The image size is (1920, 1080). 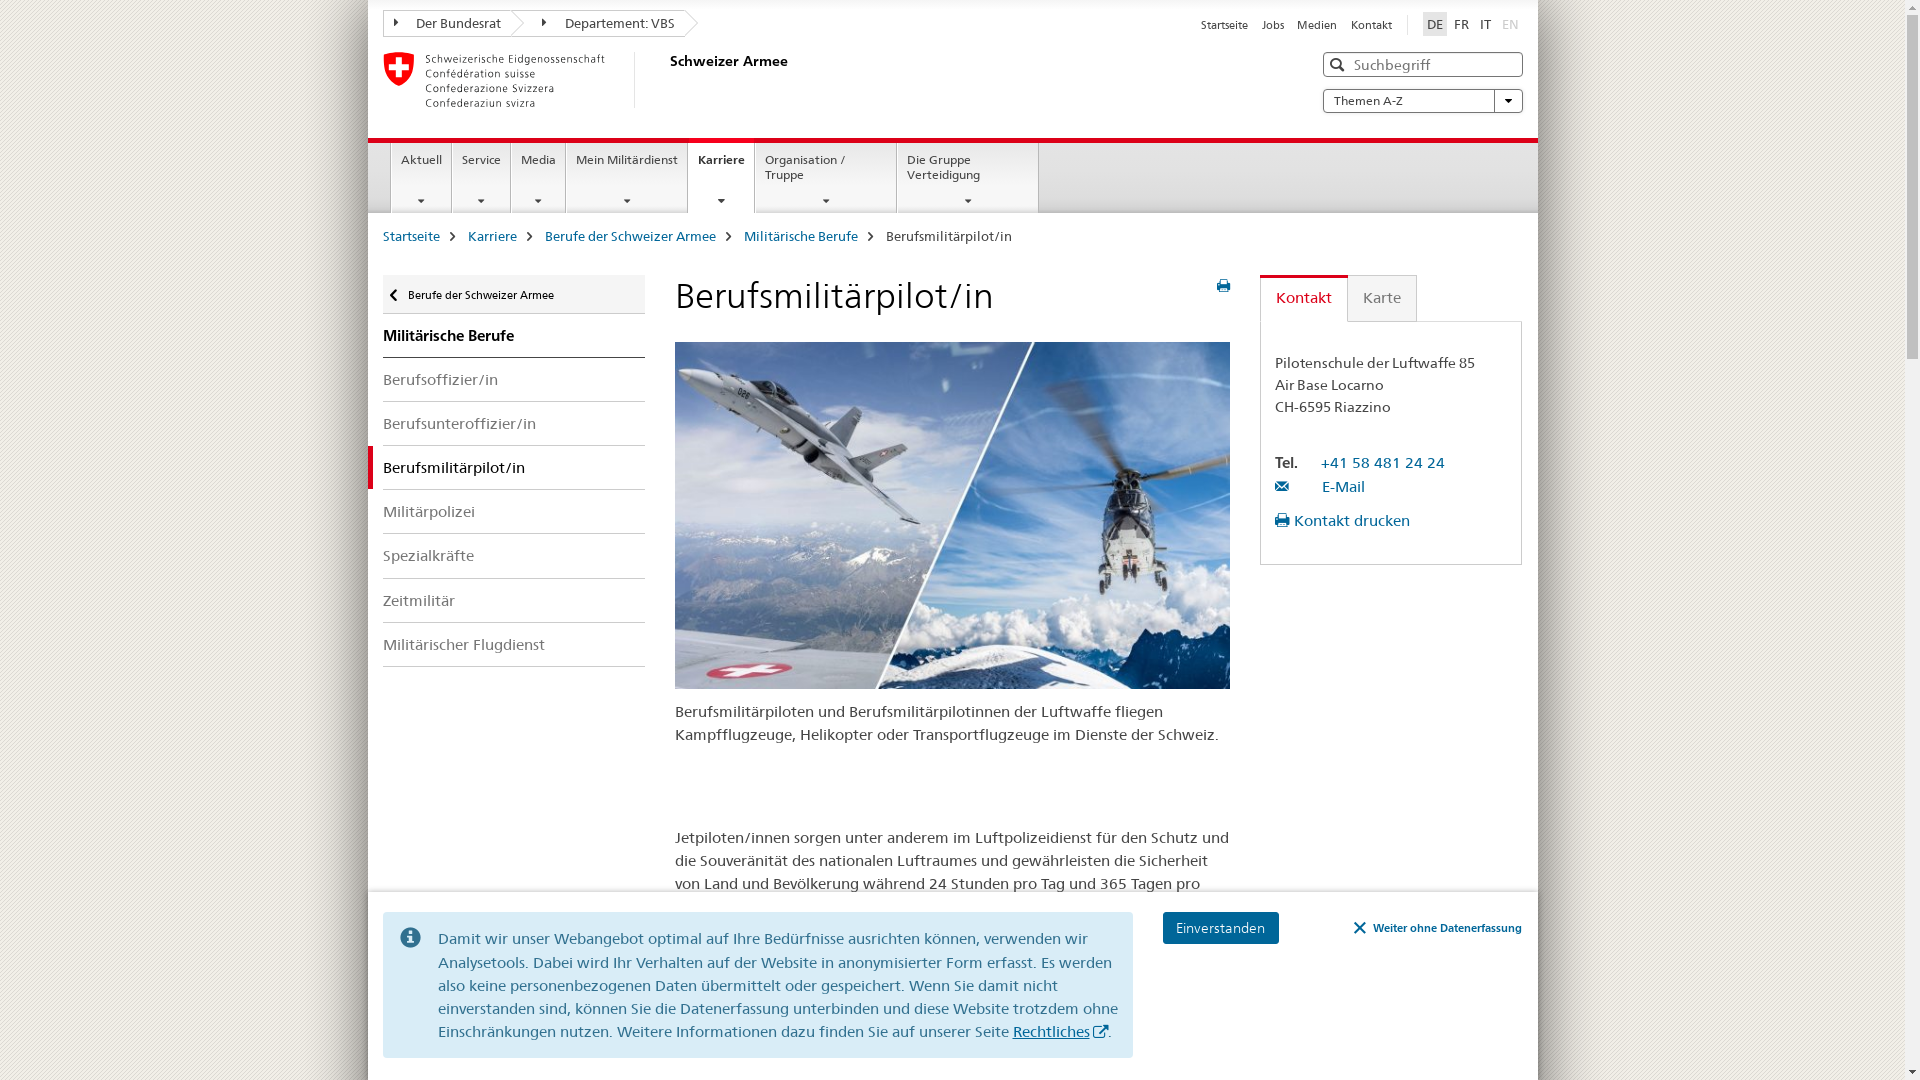 I want to click on 'Clear', so click(x=1505, y=62).